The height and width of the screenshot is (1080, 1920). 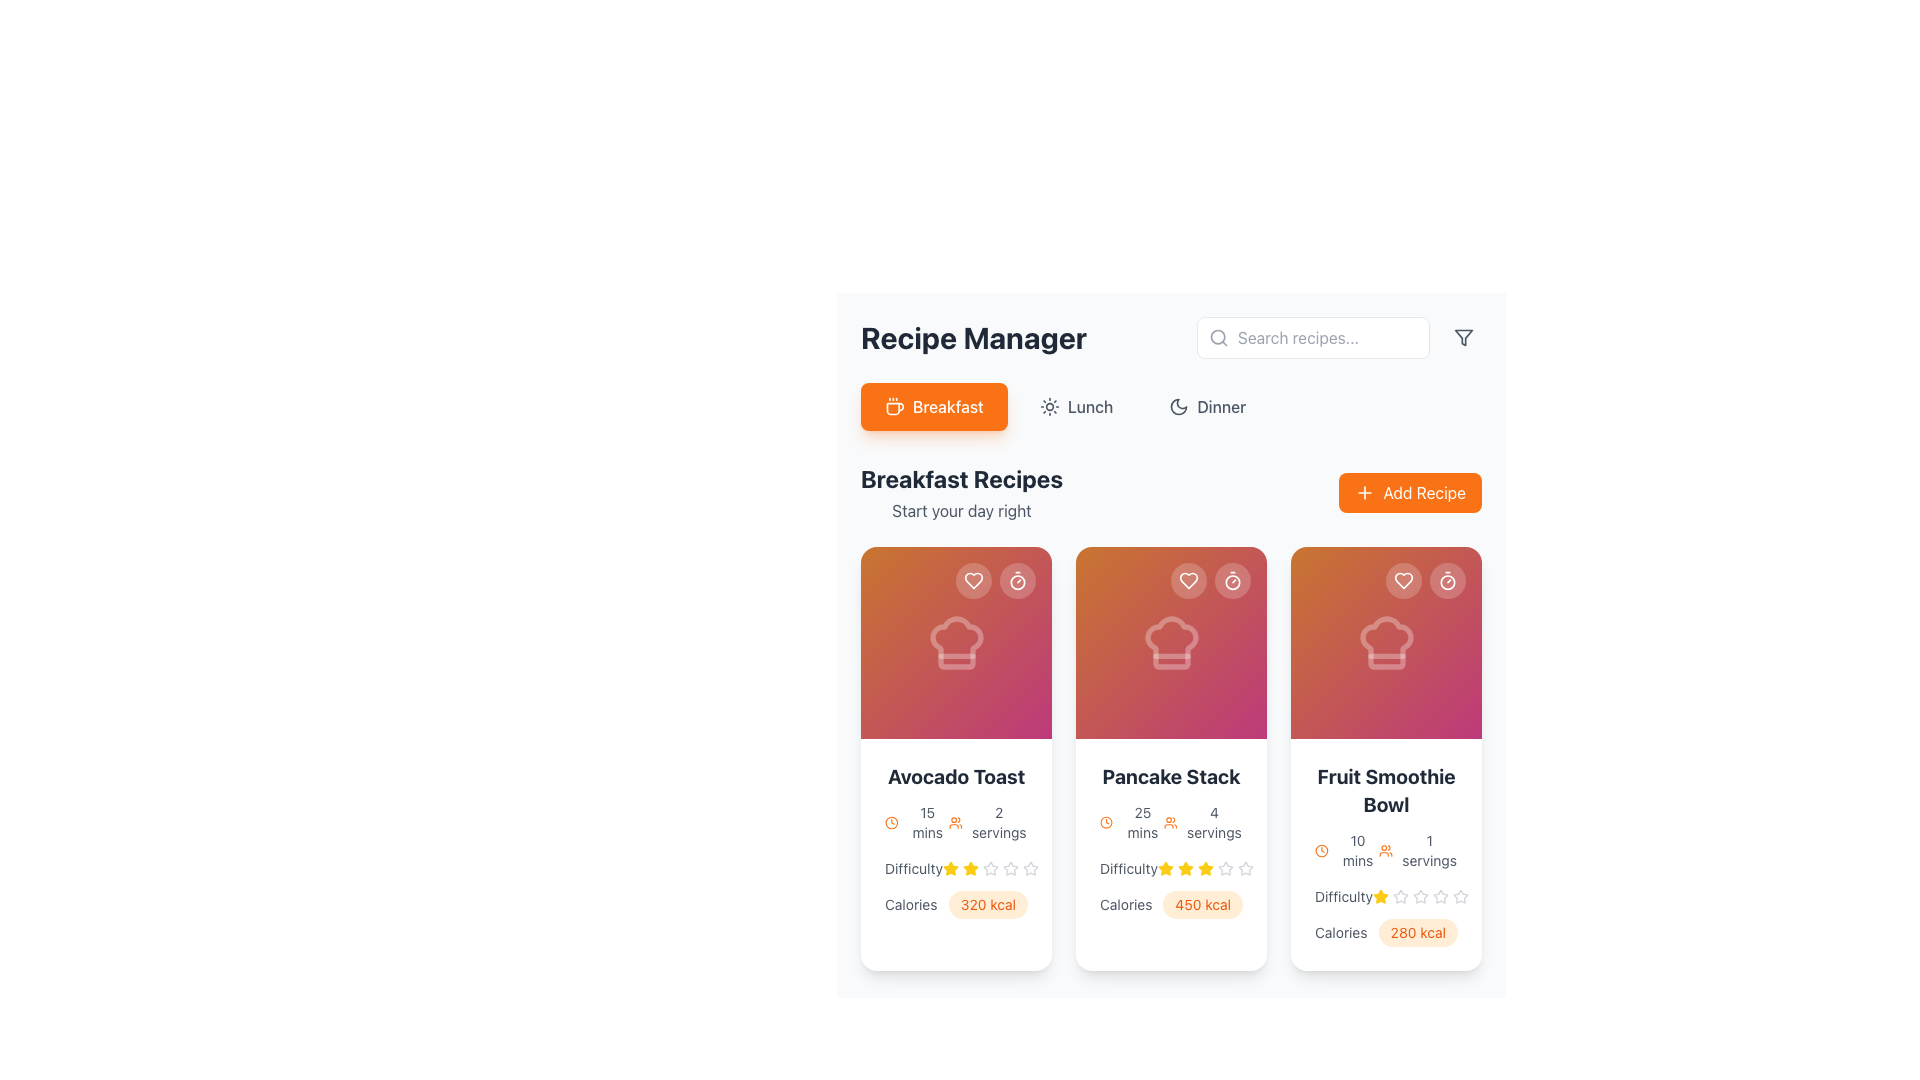 I want to click on the 'Breakfast' button, which is a text label displayed in white on a bright orange background, so click(x=947, y=406).